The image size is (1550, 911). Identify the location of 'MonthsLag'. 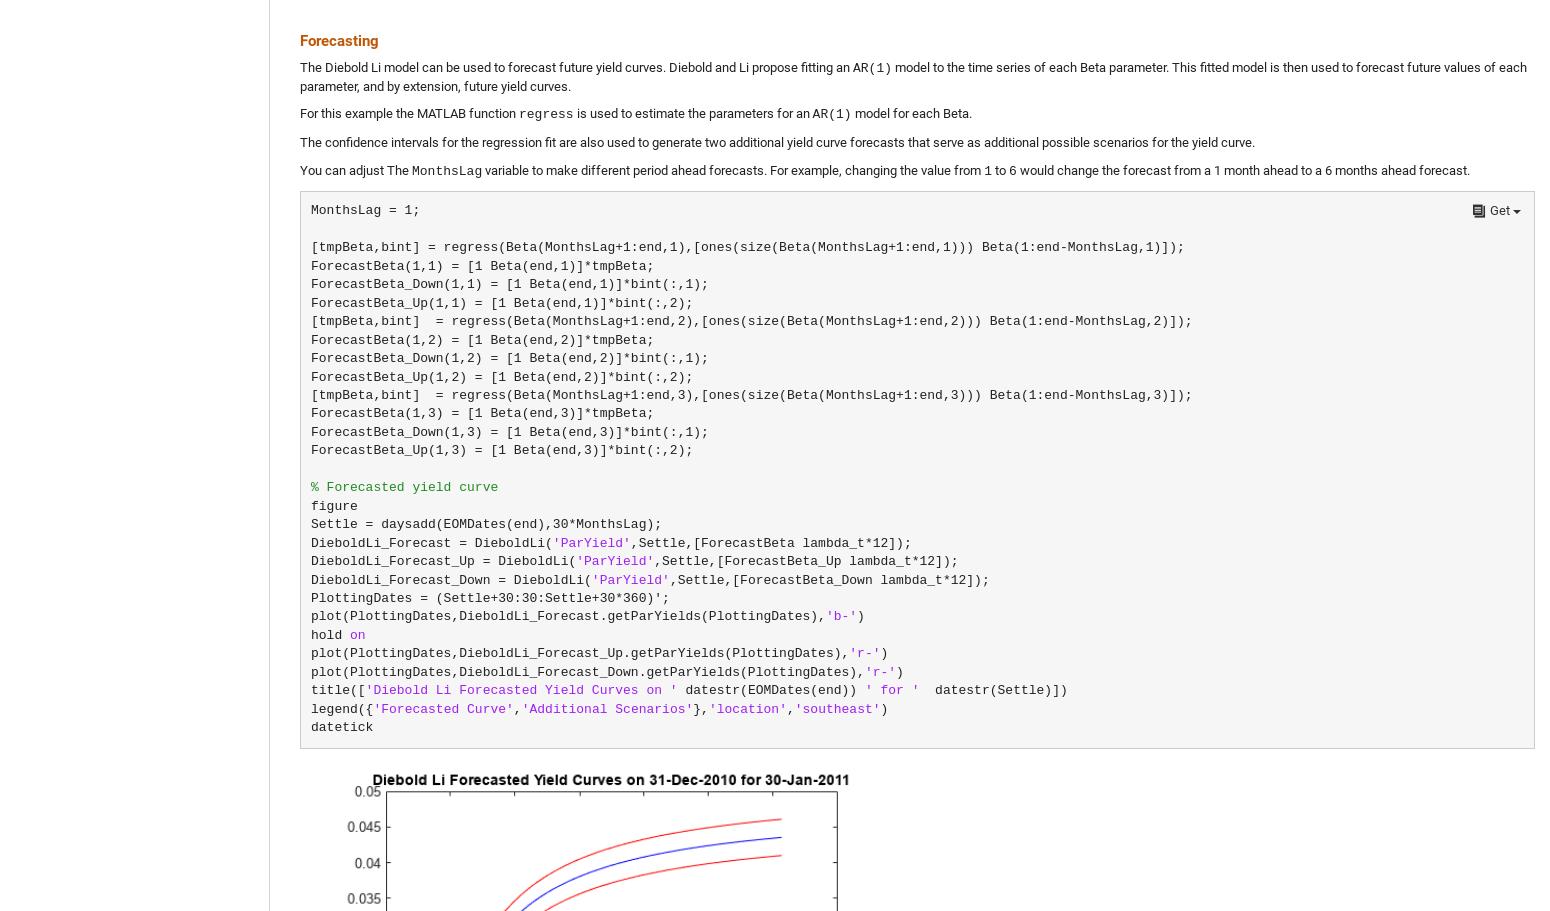
(411, 171).